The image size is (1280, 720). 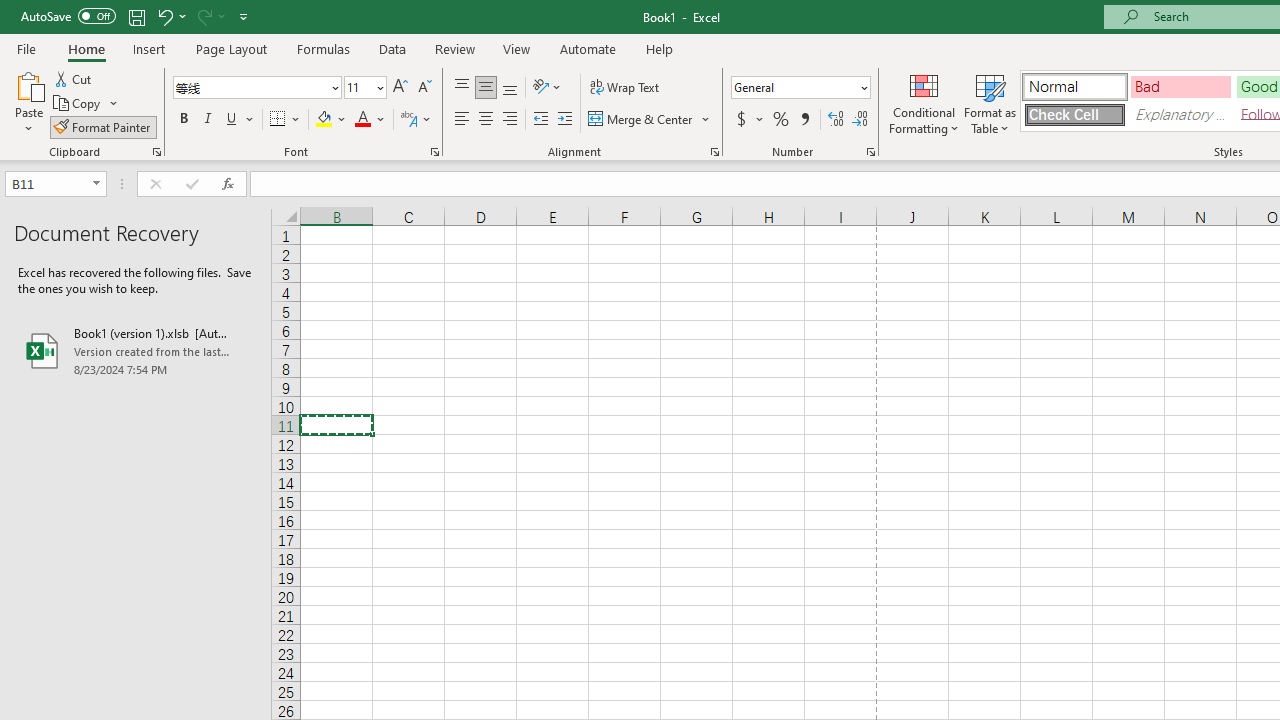 I want to click on 'Top Align', so click(x=461, y=86).